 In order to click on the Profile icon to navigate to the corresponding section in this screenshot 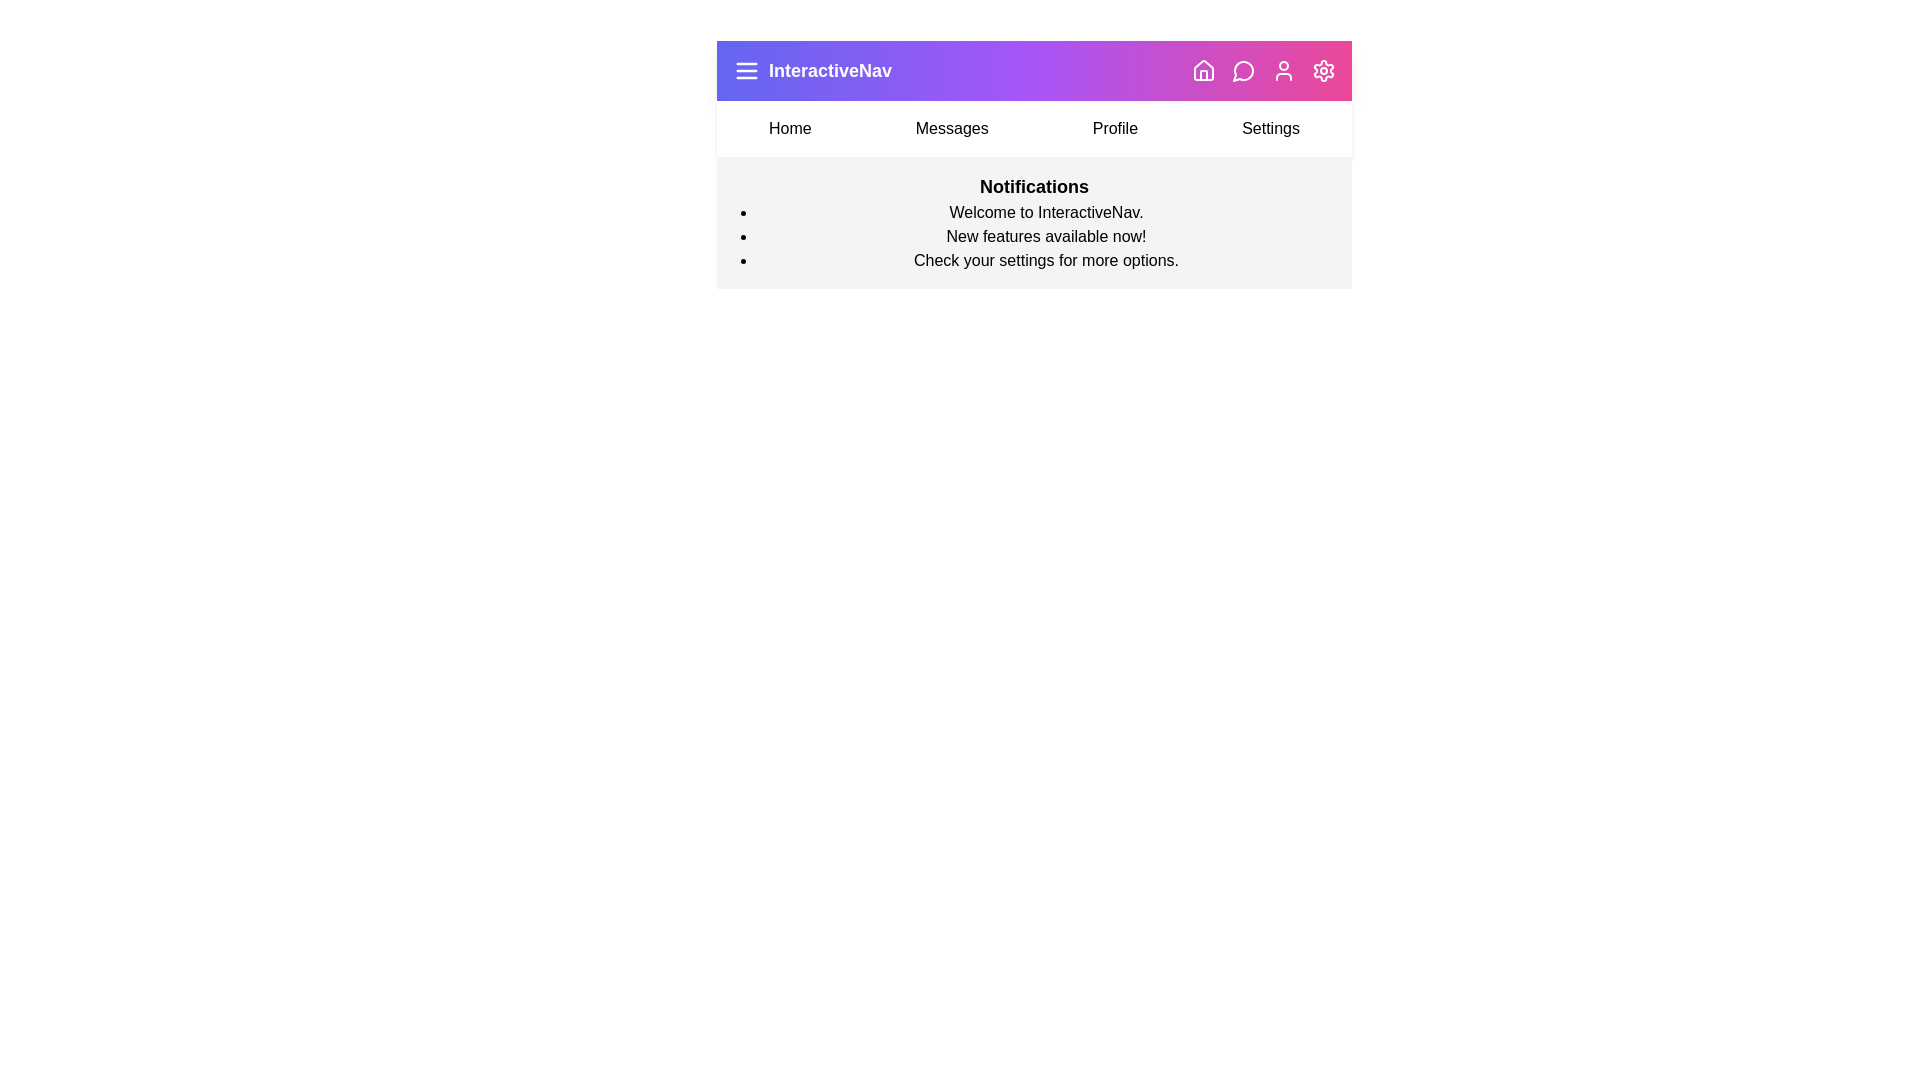, I will do `click(1283, 69)`.